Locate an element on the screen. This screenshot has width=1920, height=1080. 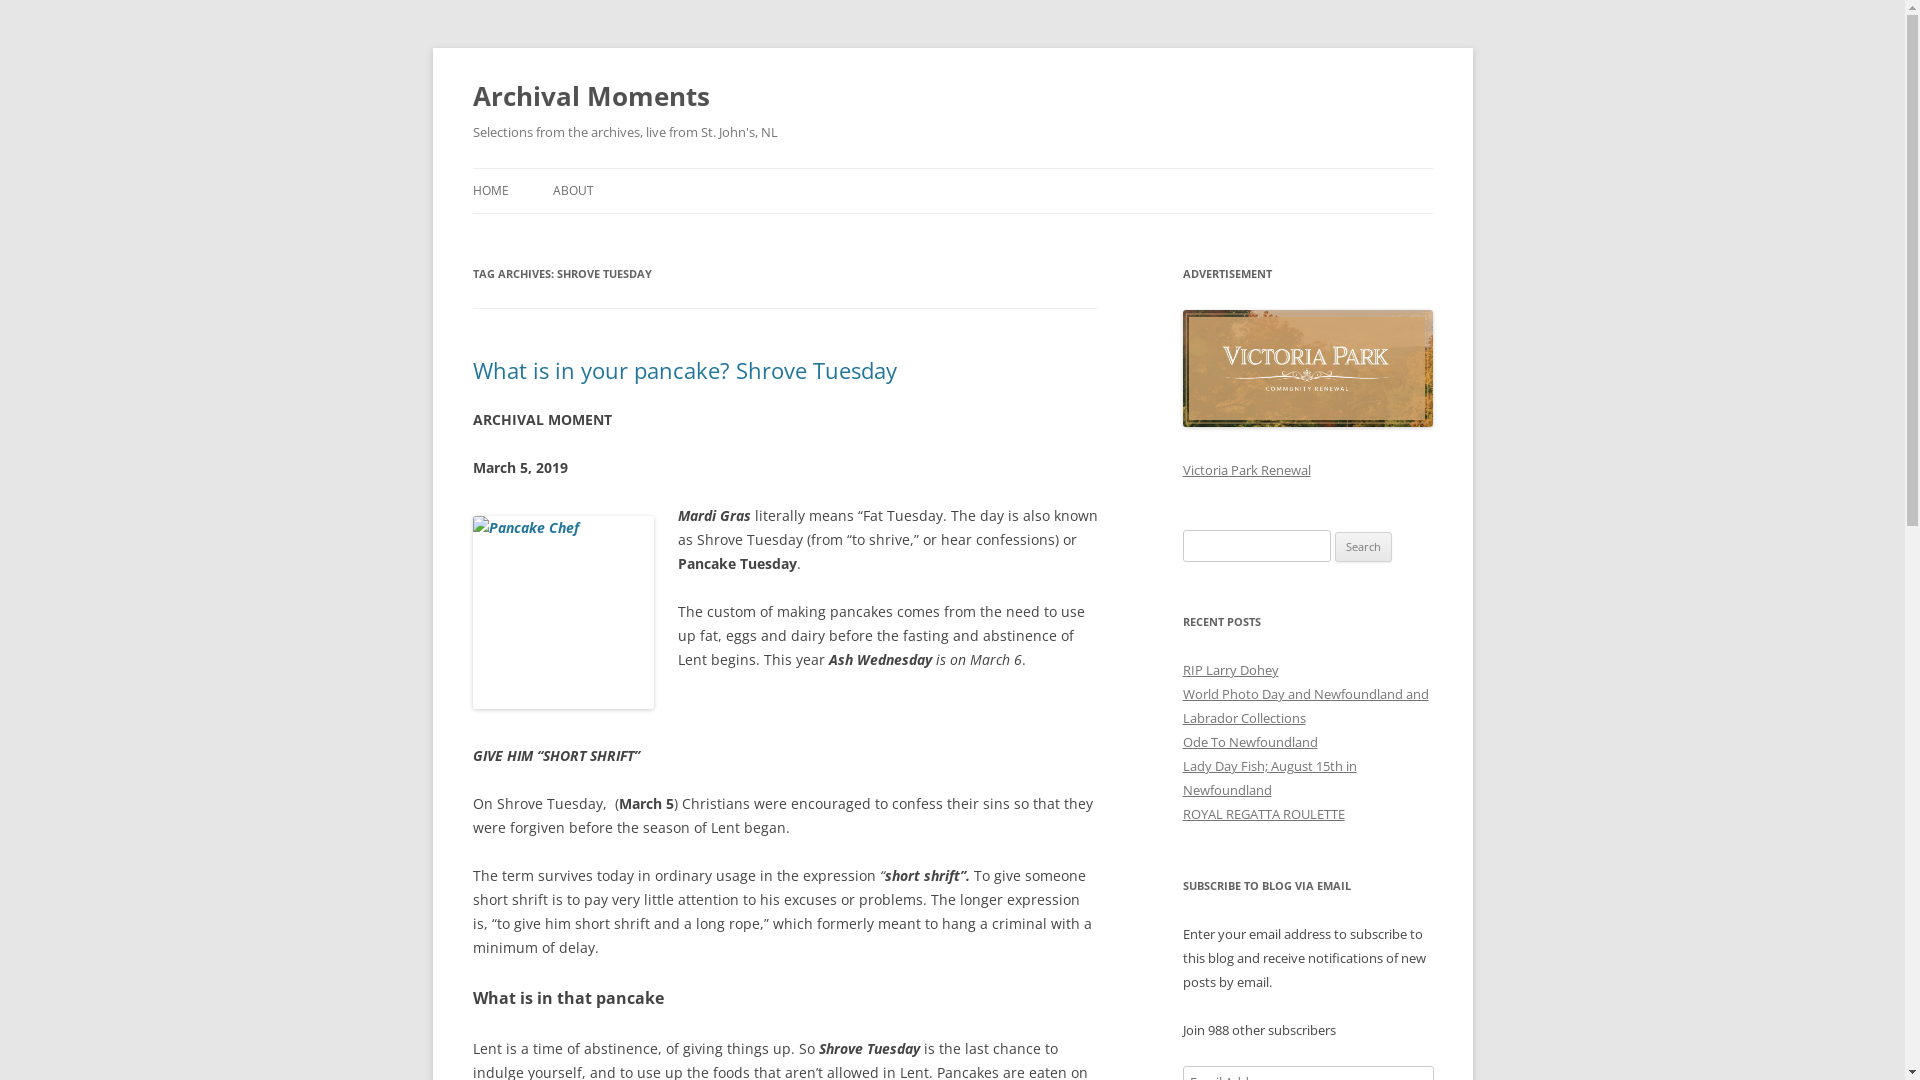
'HOME' is located at coordinates (489, 191).